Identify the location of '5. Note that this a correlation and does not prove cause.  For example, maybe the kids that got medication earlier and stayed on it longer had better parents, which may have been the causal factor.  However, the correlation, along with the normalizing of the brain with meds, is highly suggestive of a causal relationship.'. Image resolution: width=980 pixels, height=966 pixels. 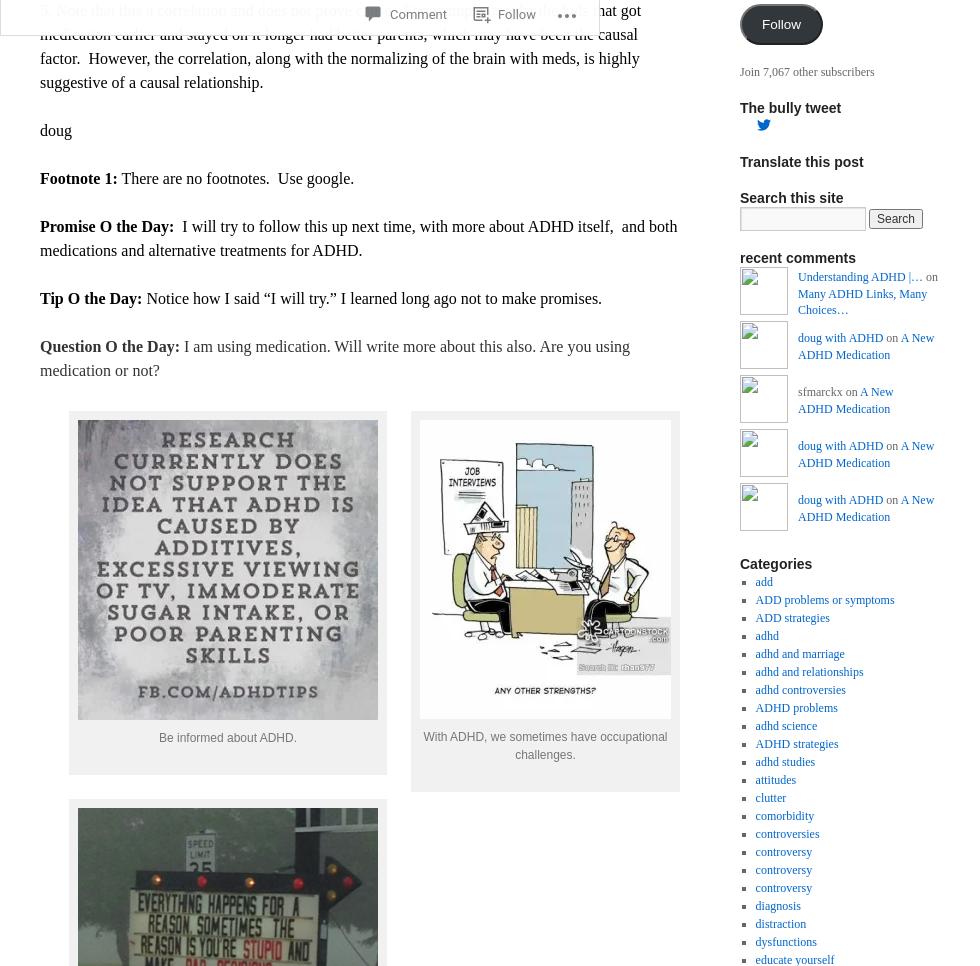
(340, 45).